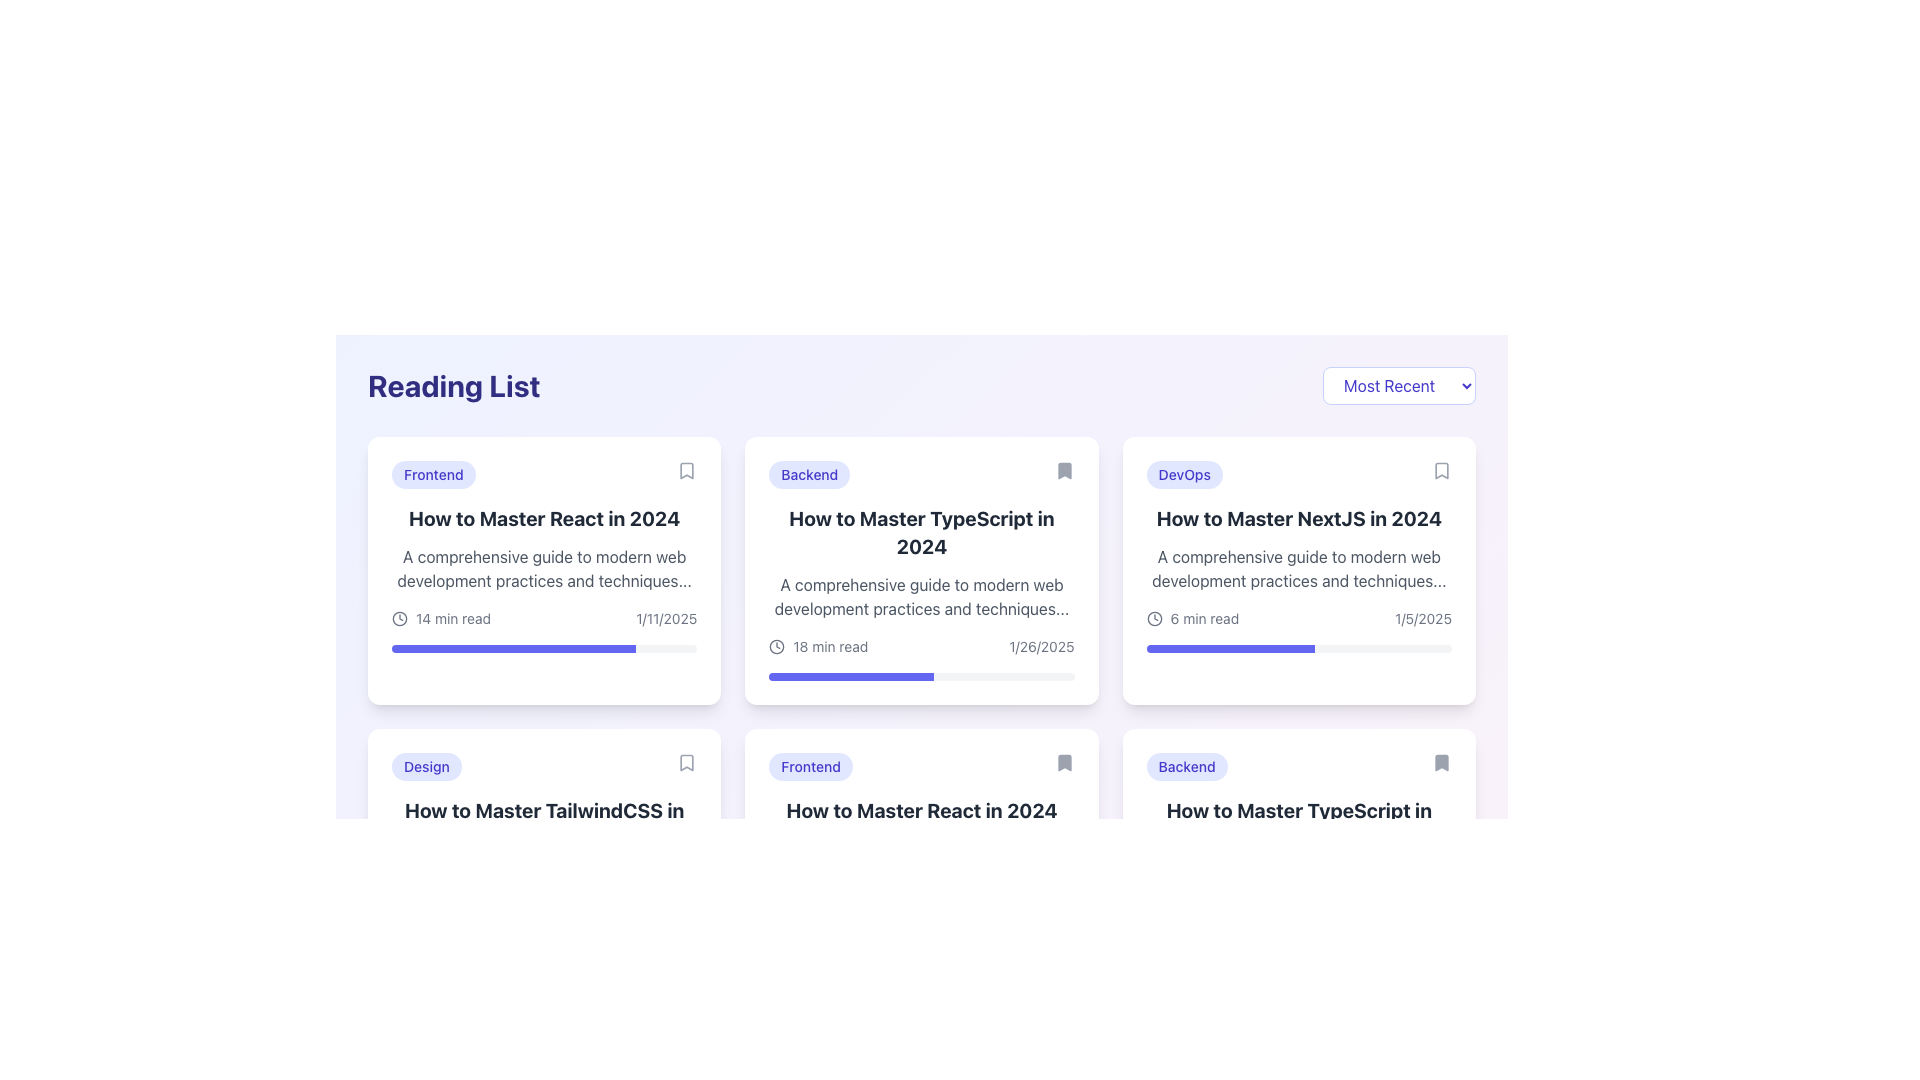  Describe the element at coordinates (1184, 474) in the screenshot. I see `the Tag label located in the top-right corner of the card titled 'How to Master NextJS in 2024', which is positioned to the left of an interactive bookmark icon` at that location.